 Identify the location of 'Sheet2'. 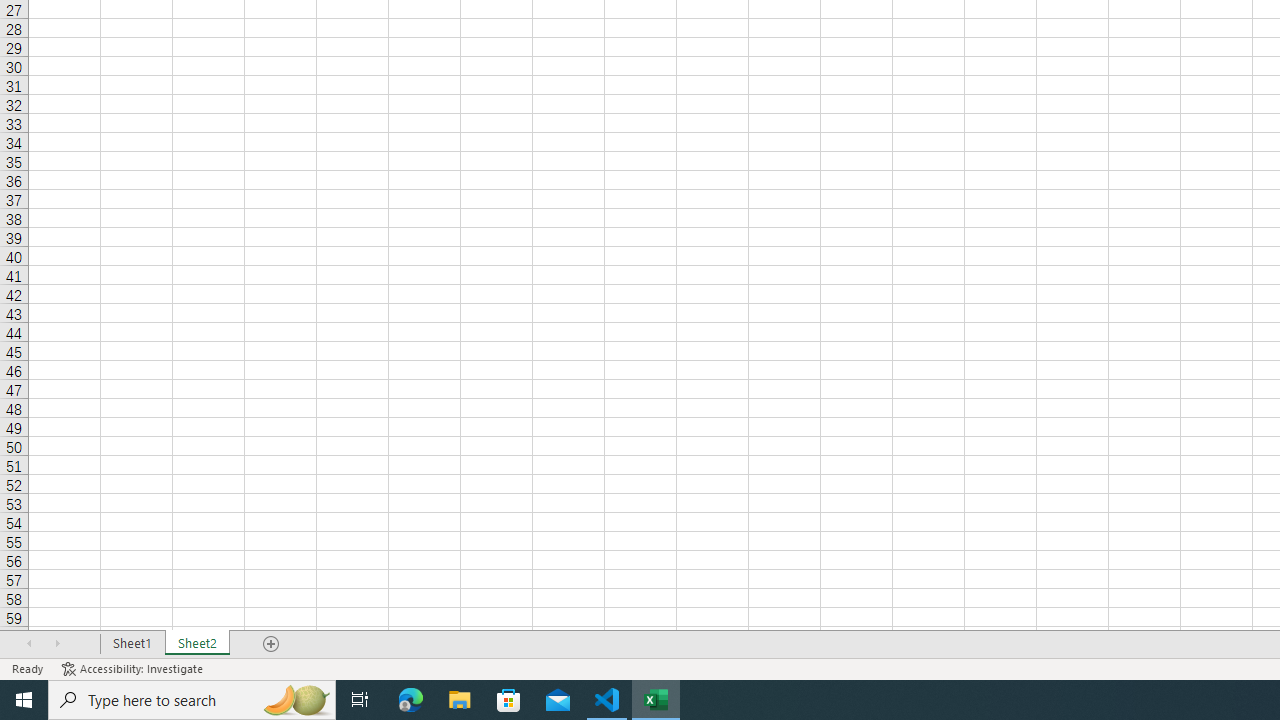
(197, 644).